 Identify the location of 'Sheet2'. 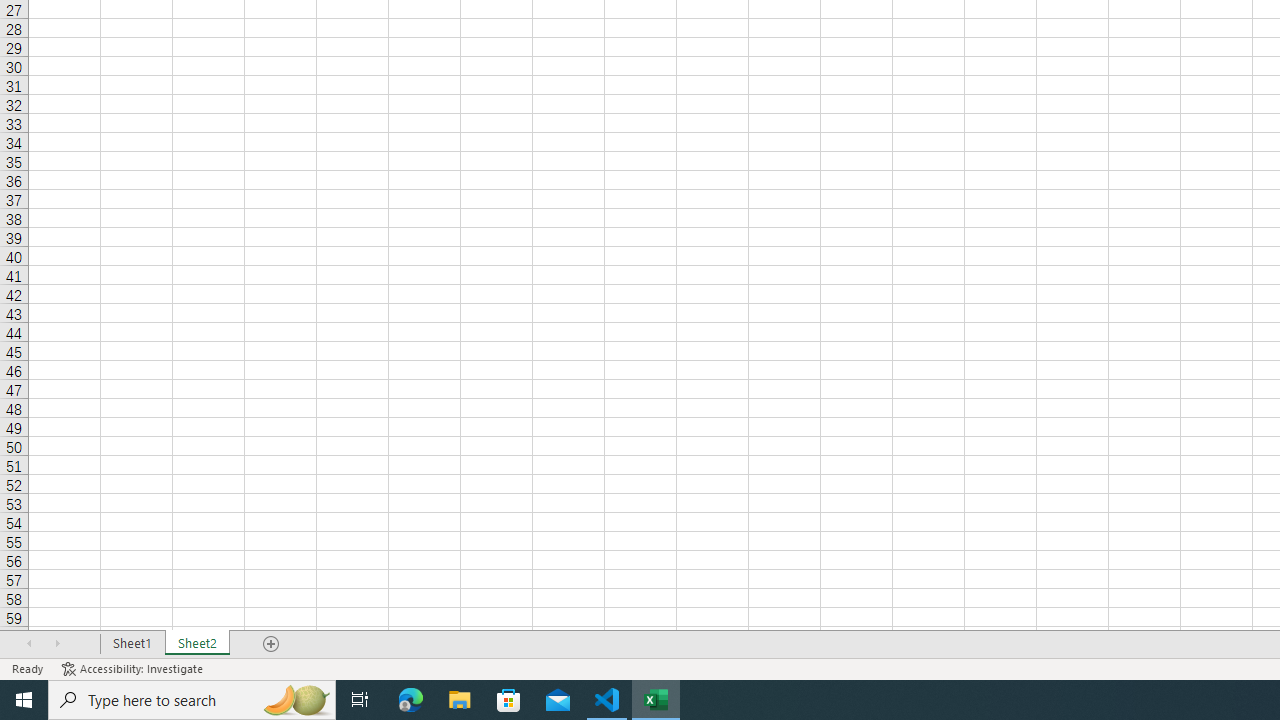
(197, 644).